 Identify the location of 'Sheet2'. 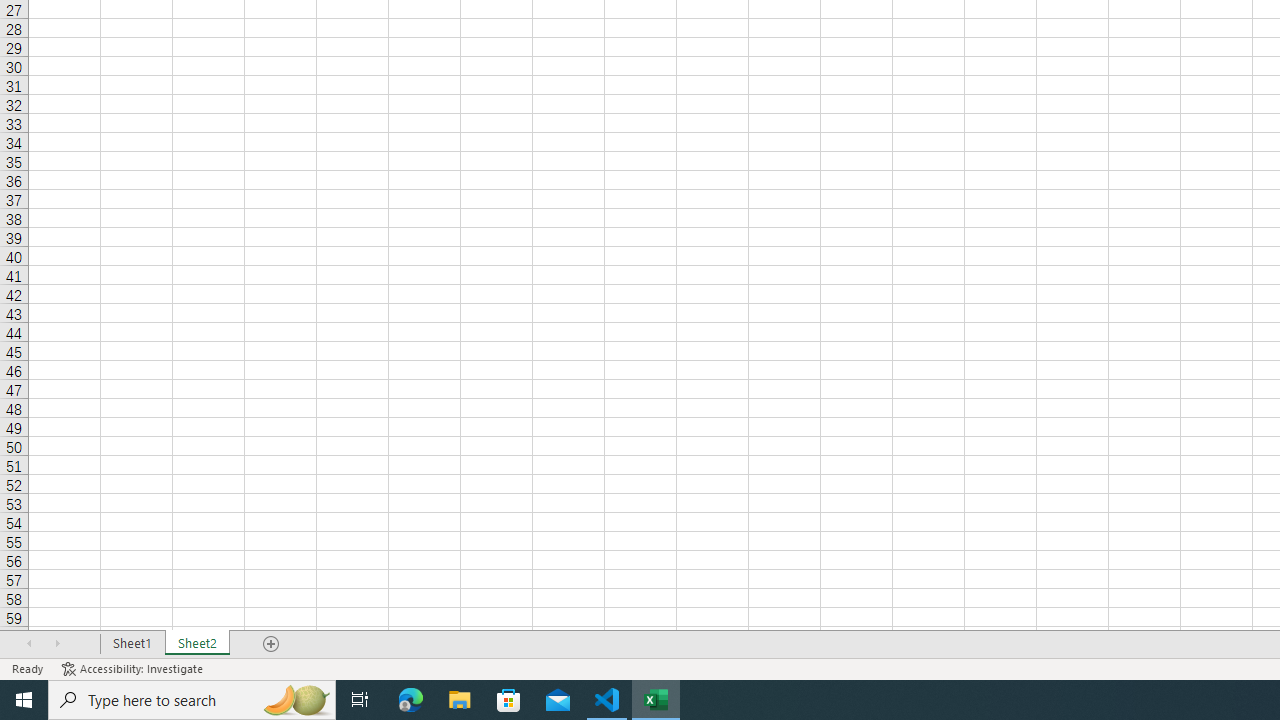
(197, 644).